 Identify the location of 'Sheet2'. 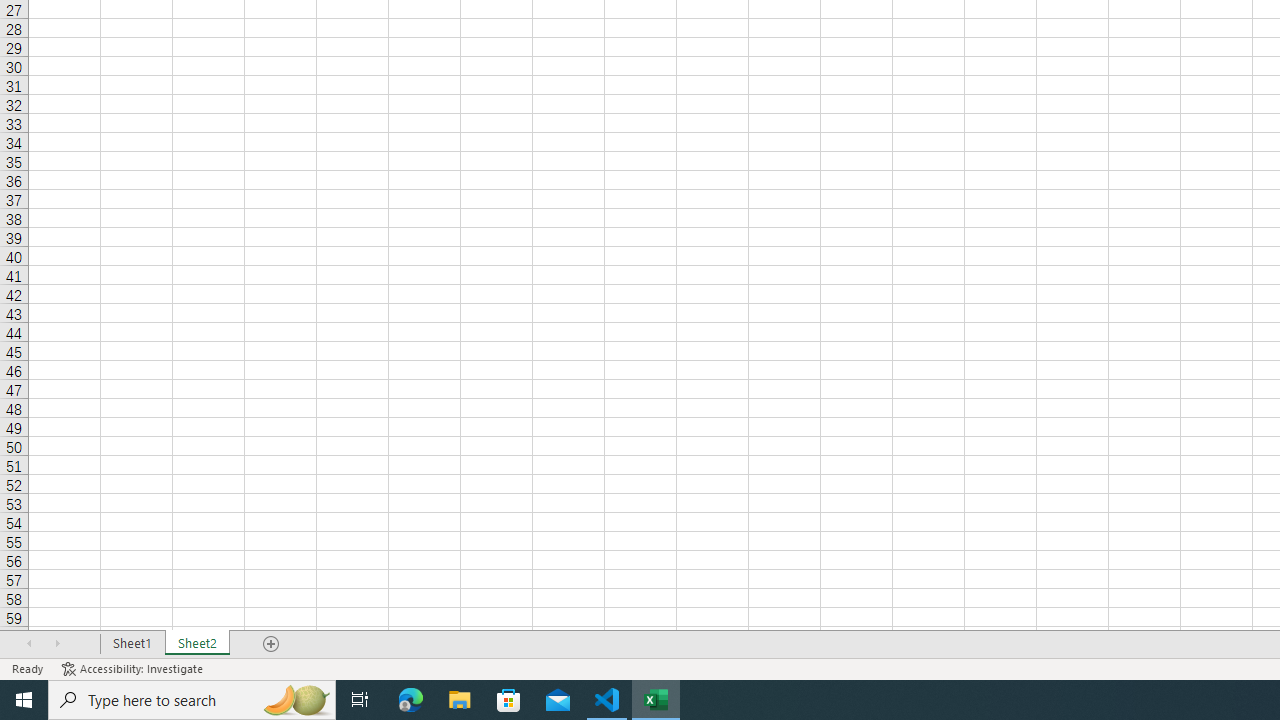
(197, 644).